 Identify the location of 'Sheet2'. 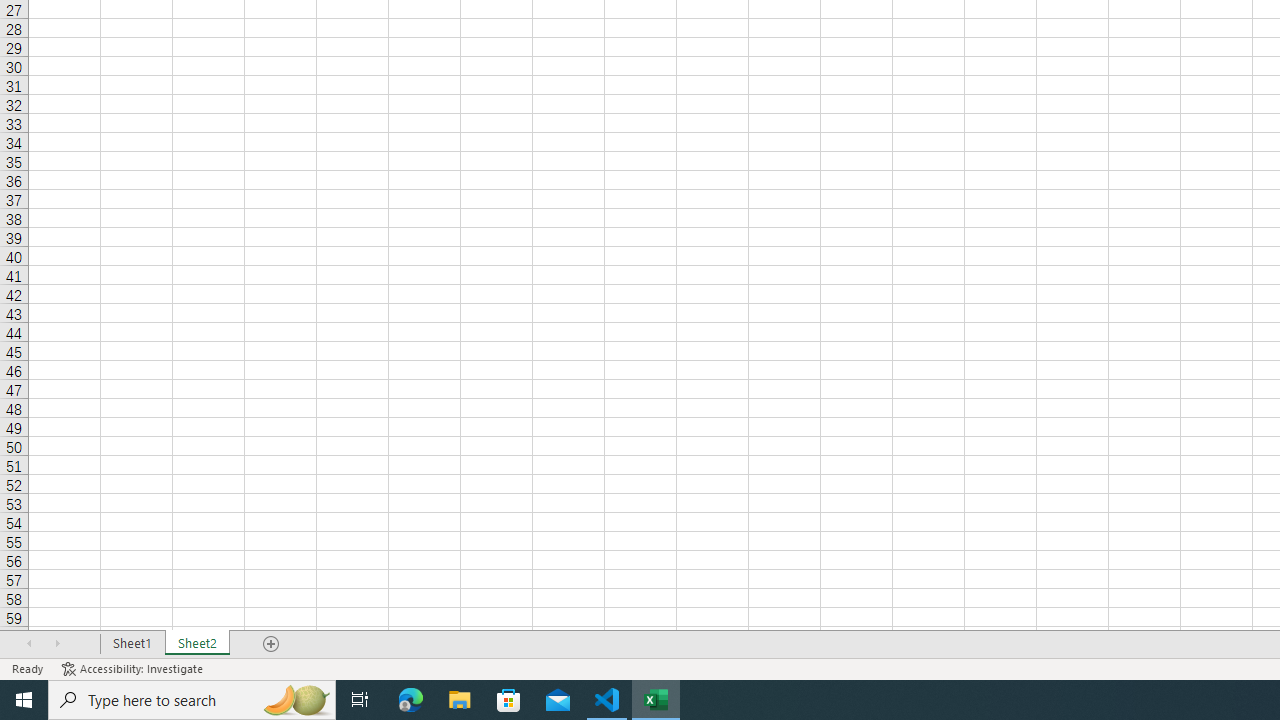
(197, 644).